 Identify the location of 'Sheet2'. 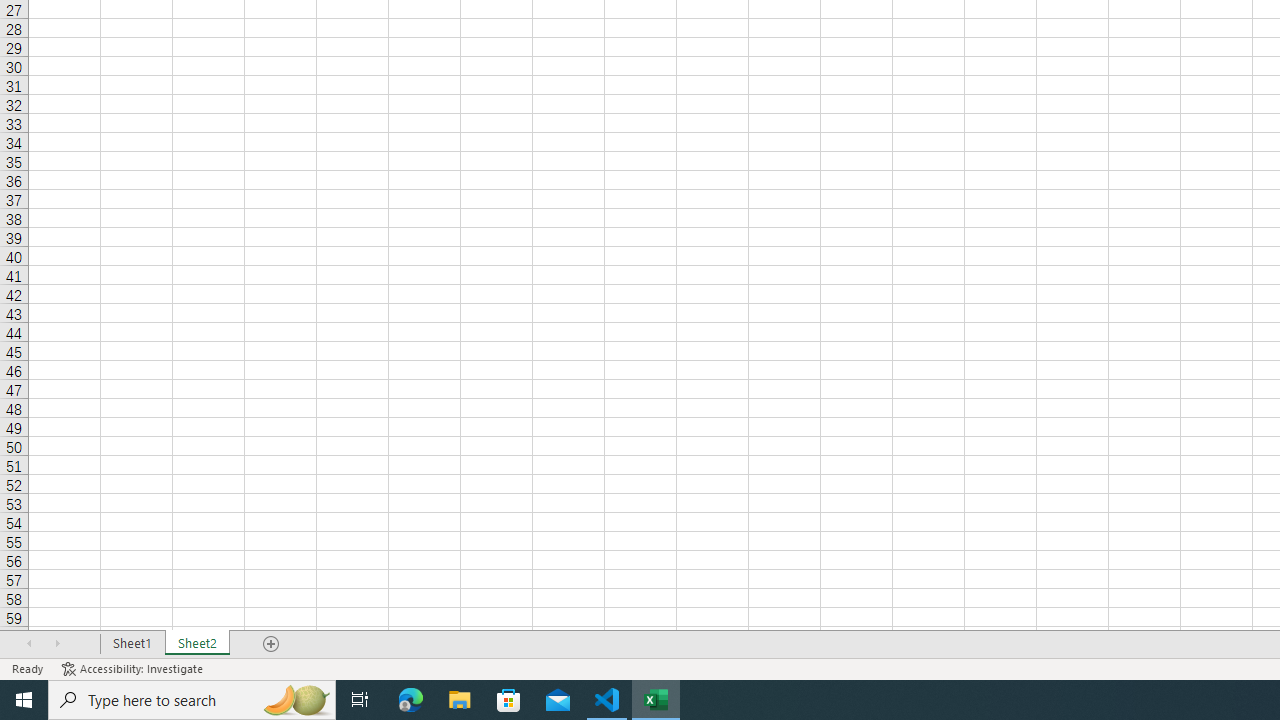
(197, 644).